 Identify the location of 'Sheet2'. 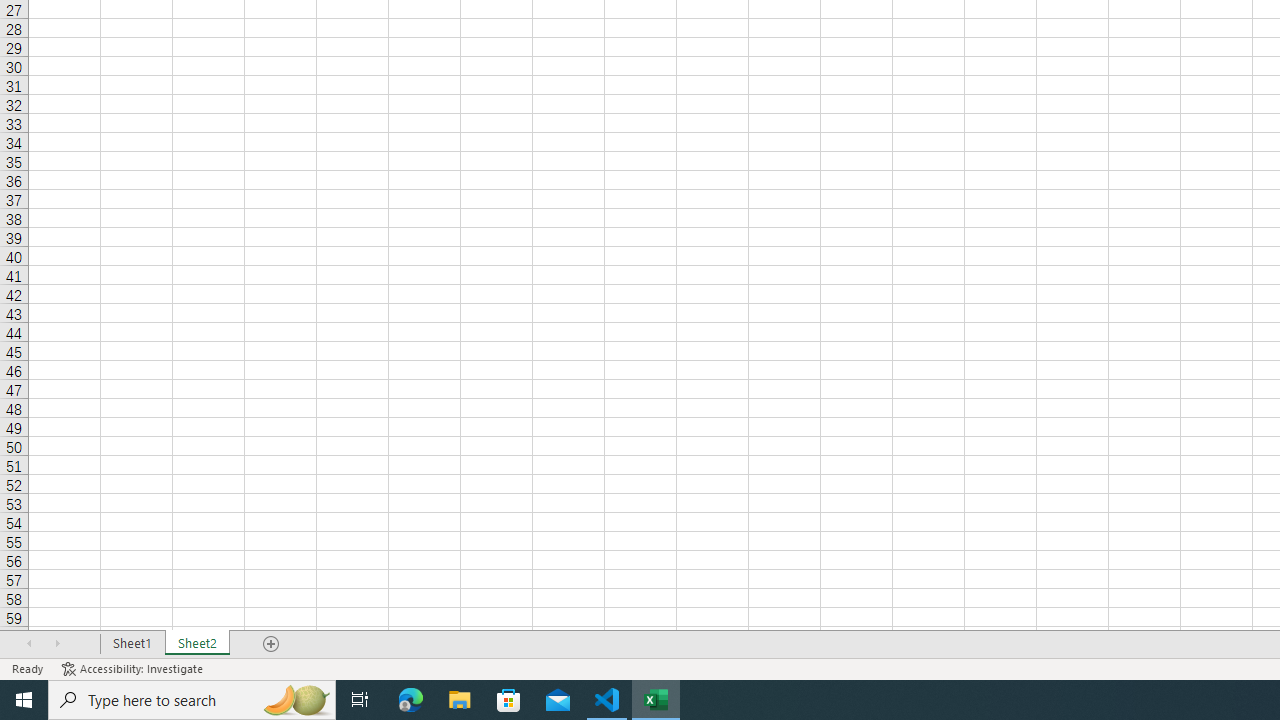
(197, 644).